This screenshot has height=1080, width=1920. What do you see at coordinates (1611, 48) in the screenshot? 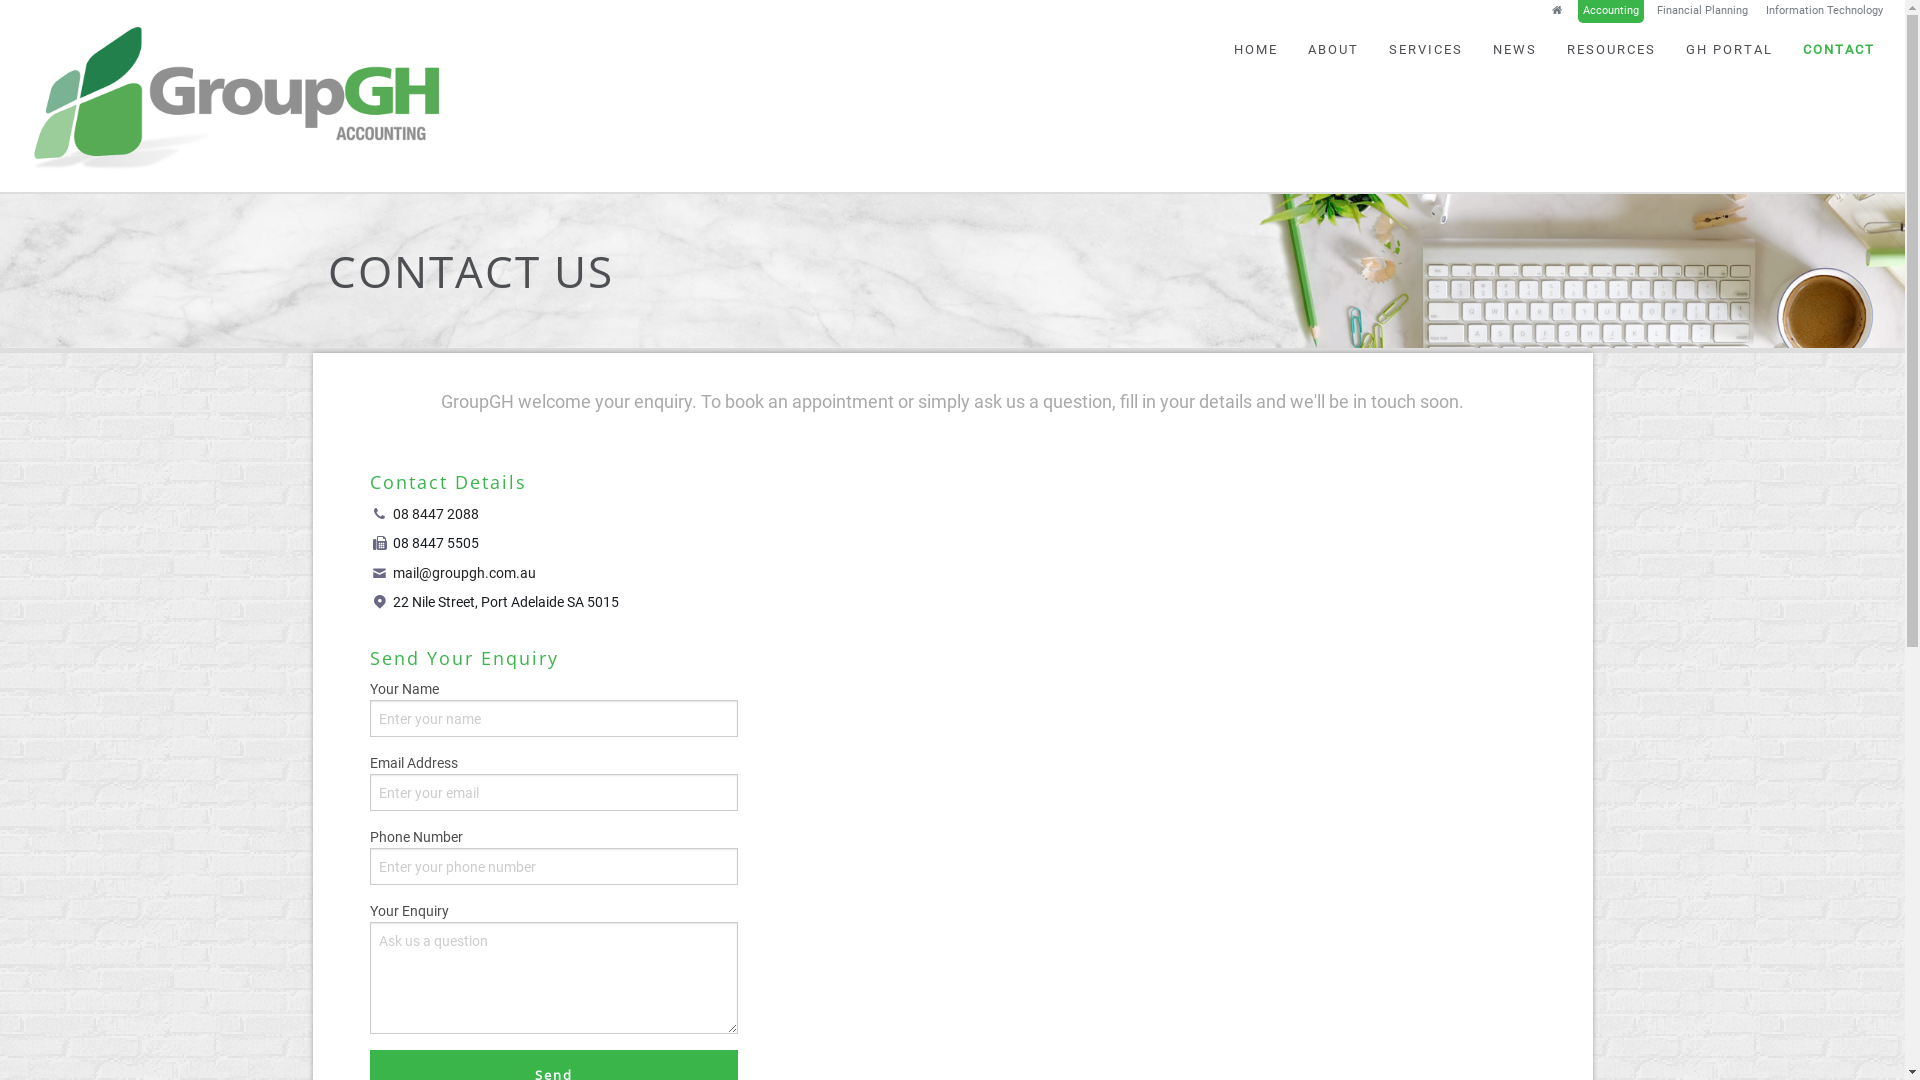
I see `'RESOURCES'` at bounding box center [1611, 48].